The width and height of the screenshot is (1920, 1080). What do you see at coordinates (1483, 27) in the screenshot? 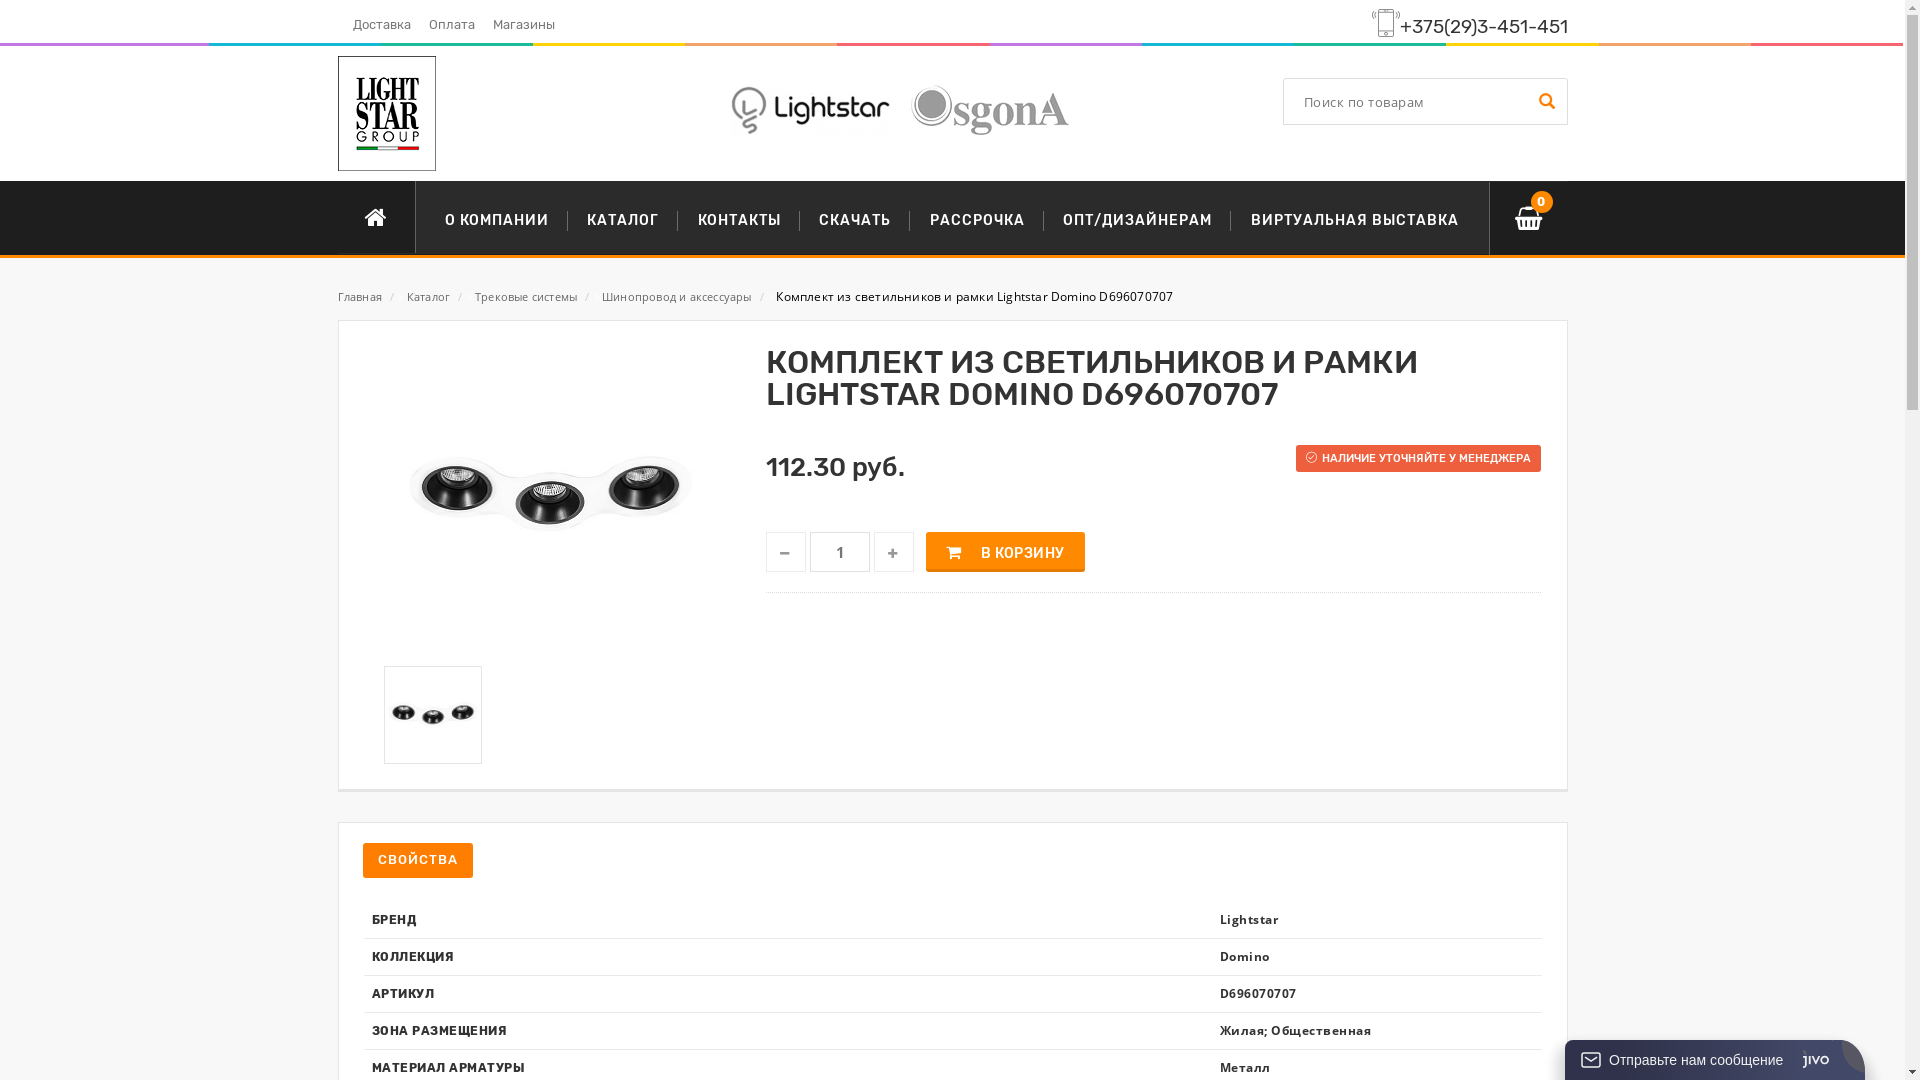
I see `'+375(29)3-451-451'` at bounding box center [1483, 27].